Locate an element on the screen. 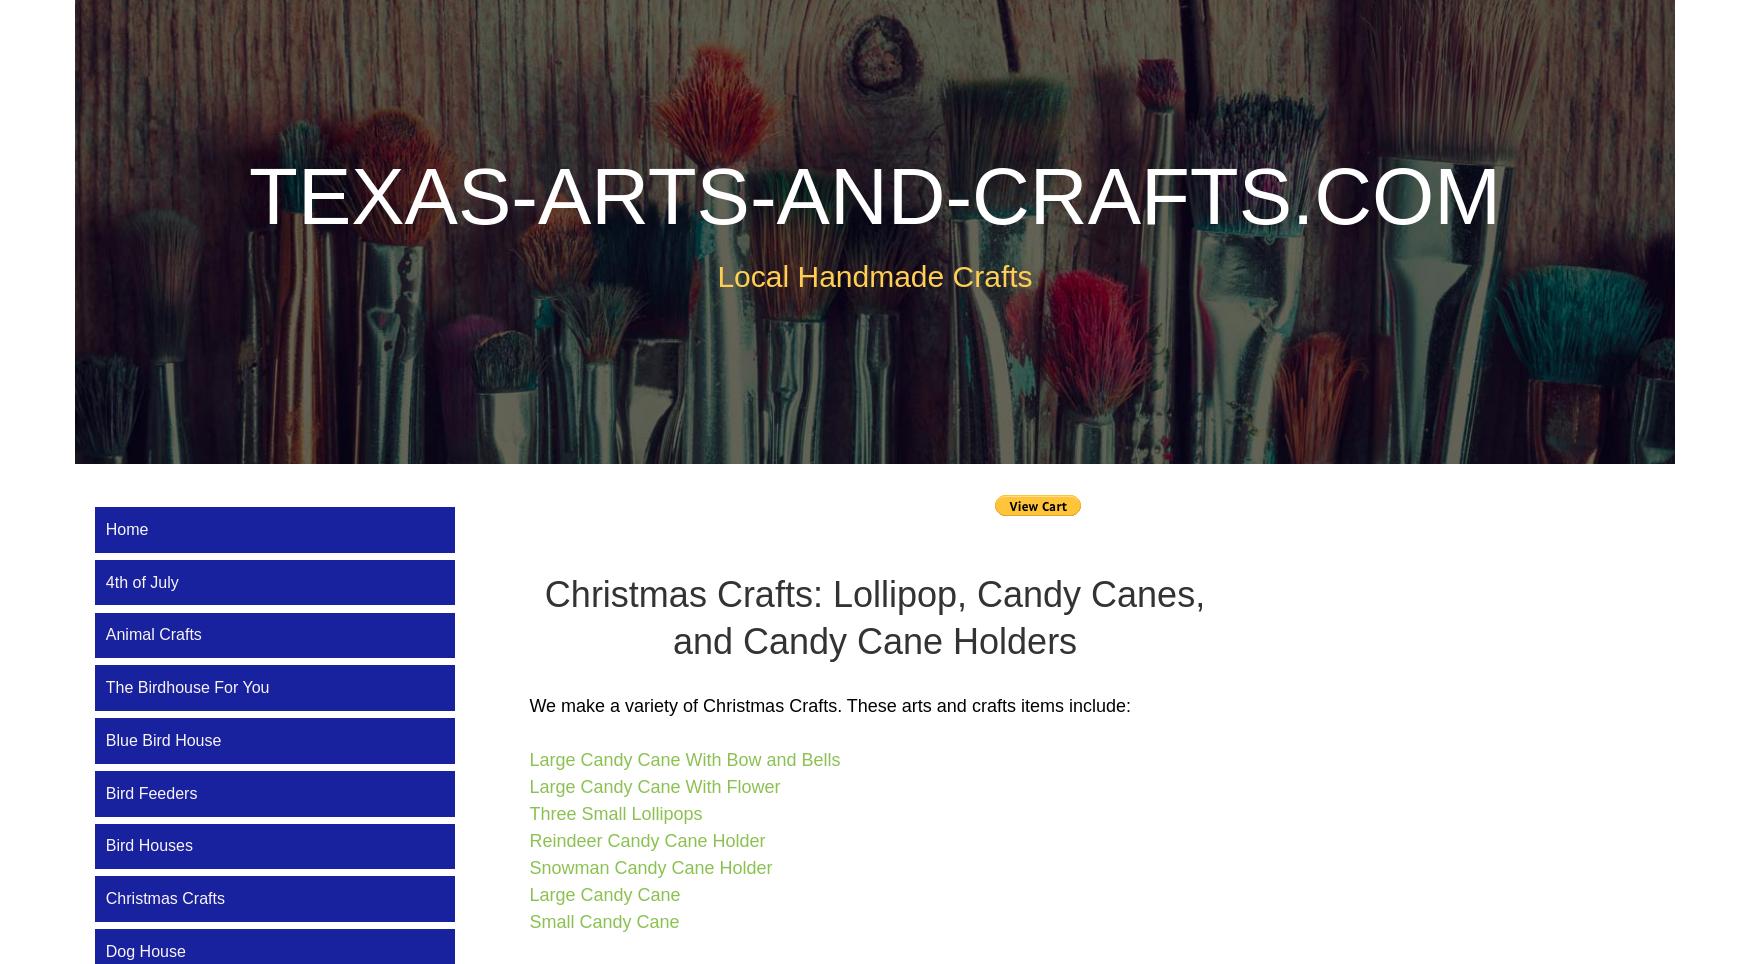 The height and width of the screenshot is (964, 1750). 'Christmas Crafts: Lollipop, Candy Canes, and Candy Cane Holders' is located at coordinates (874, 617).